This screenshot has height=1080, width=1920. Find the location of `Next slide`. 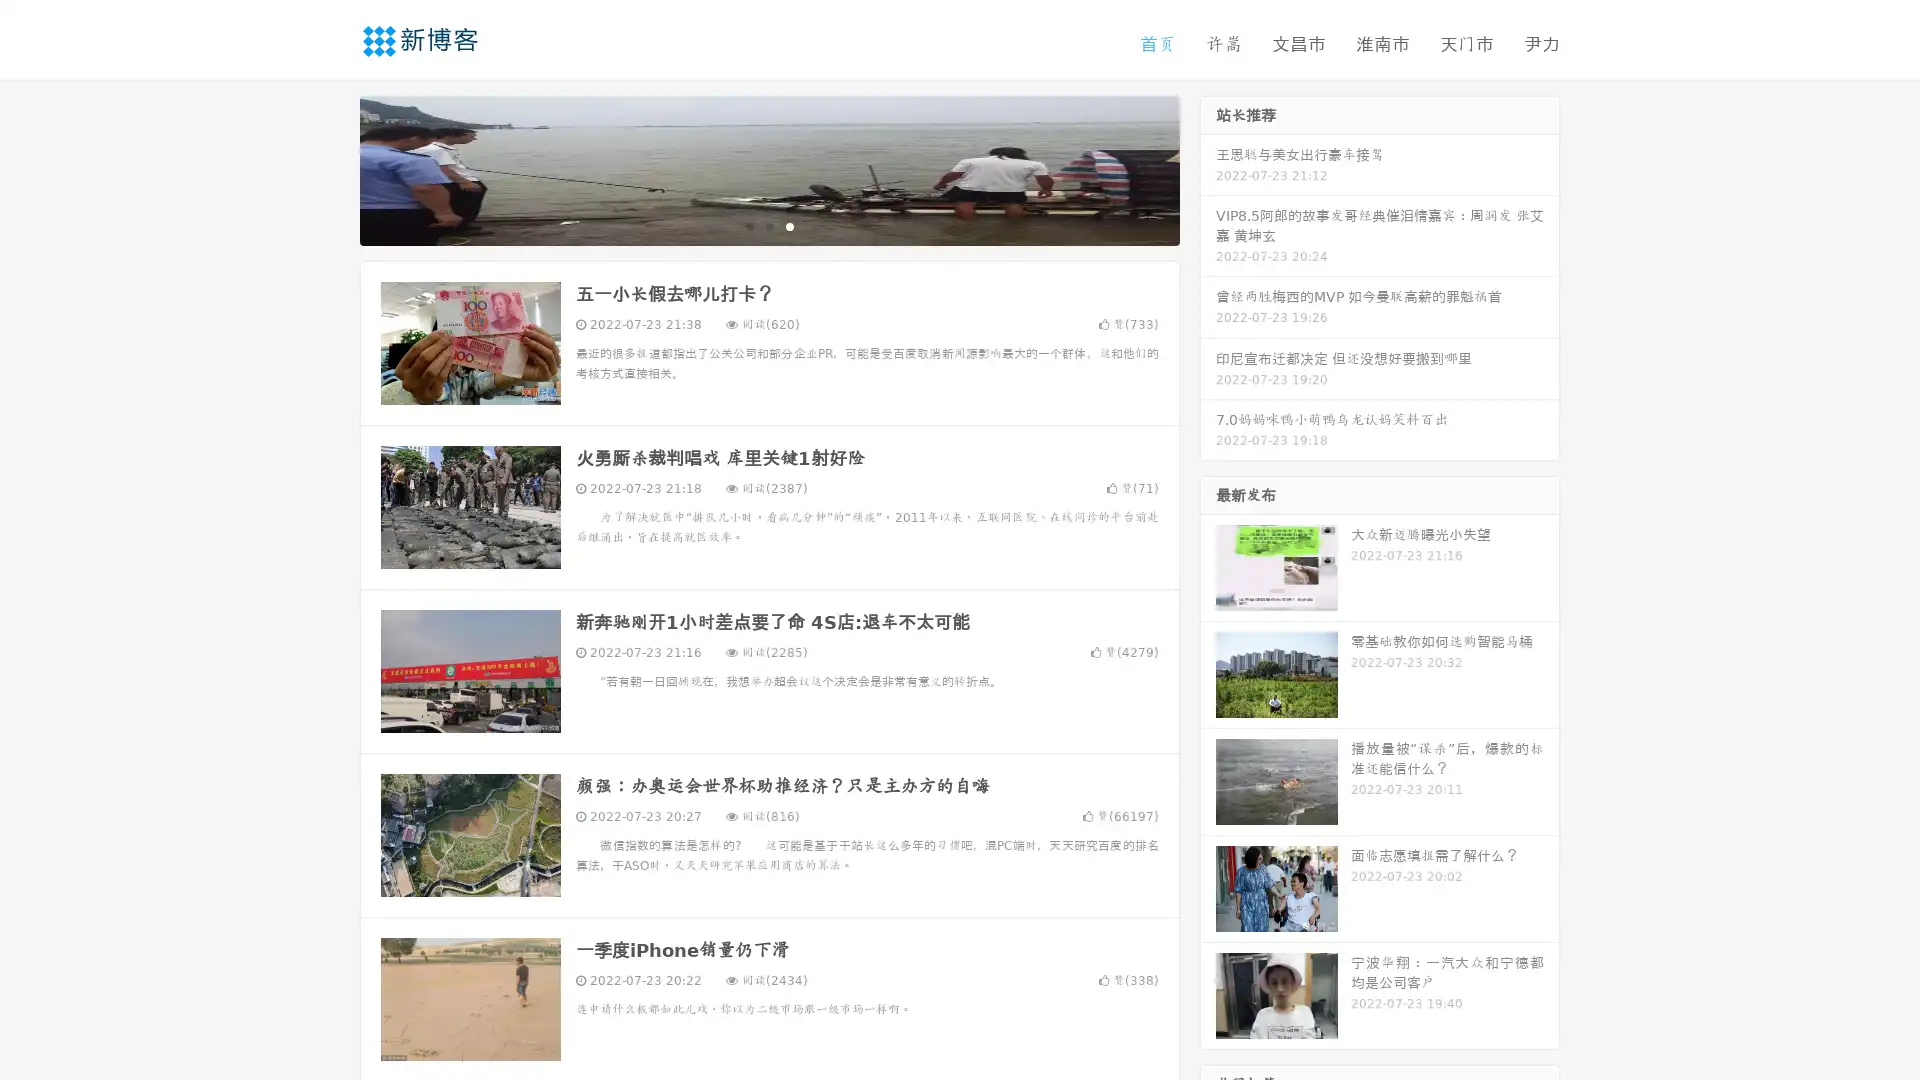

Next slide is located at coordinates (1208, 168).